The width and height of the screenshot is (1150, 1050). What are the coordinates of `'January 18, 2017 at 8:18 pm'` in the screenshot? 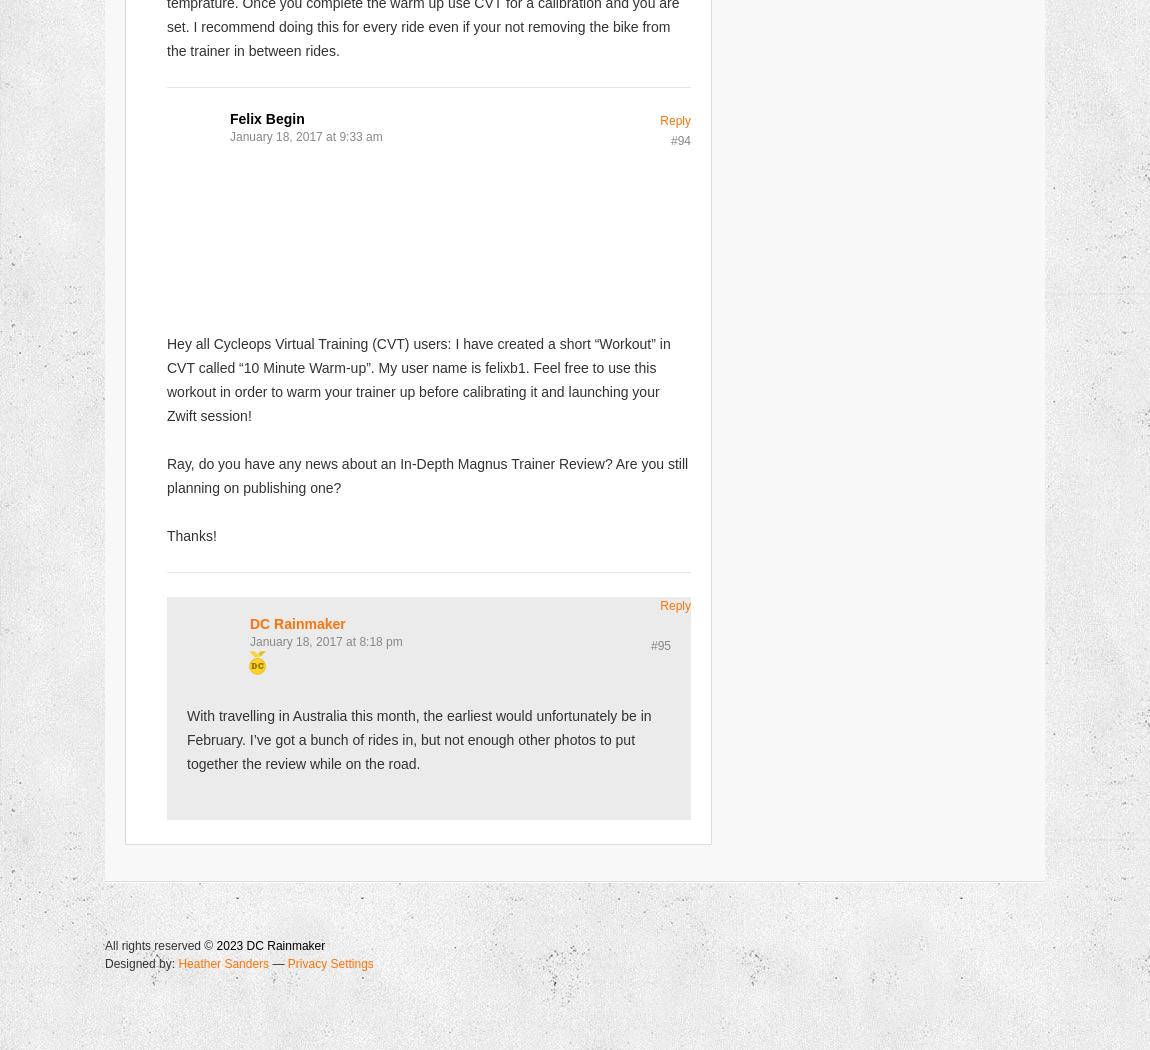 It's located at (249, 640).